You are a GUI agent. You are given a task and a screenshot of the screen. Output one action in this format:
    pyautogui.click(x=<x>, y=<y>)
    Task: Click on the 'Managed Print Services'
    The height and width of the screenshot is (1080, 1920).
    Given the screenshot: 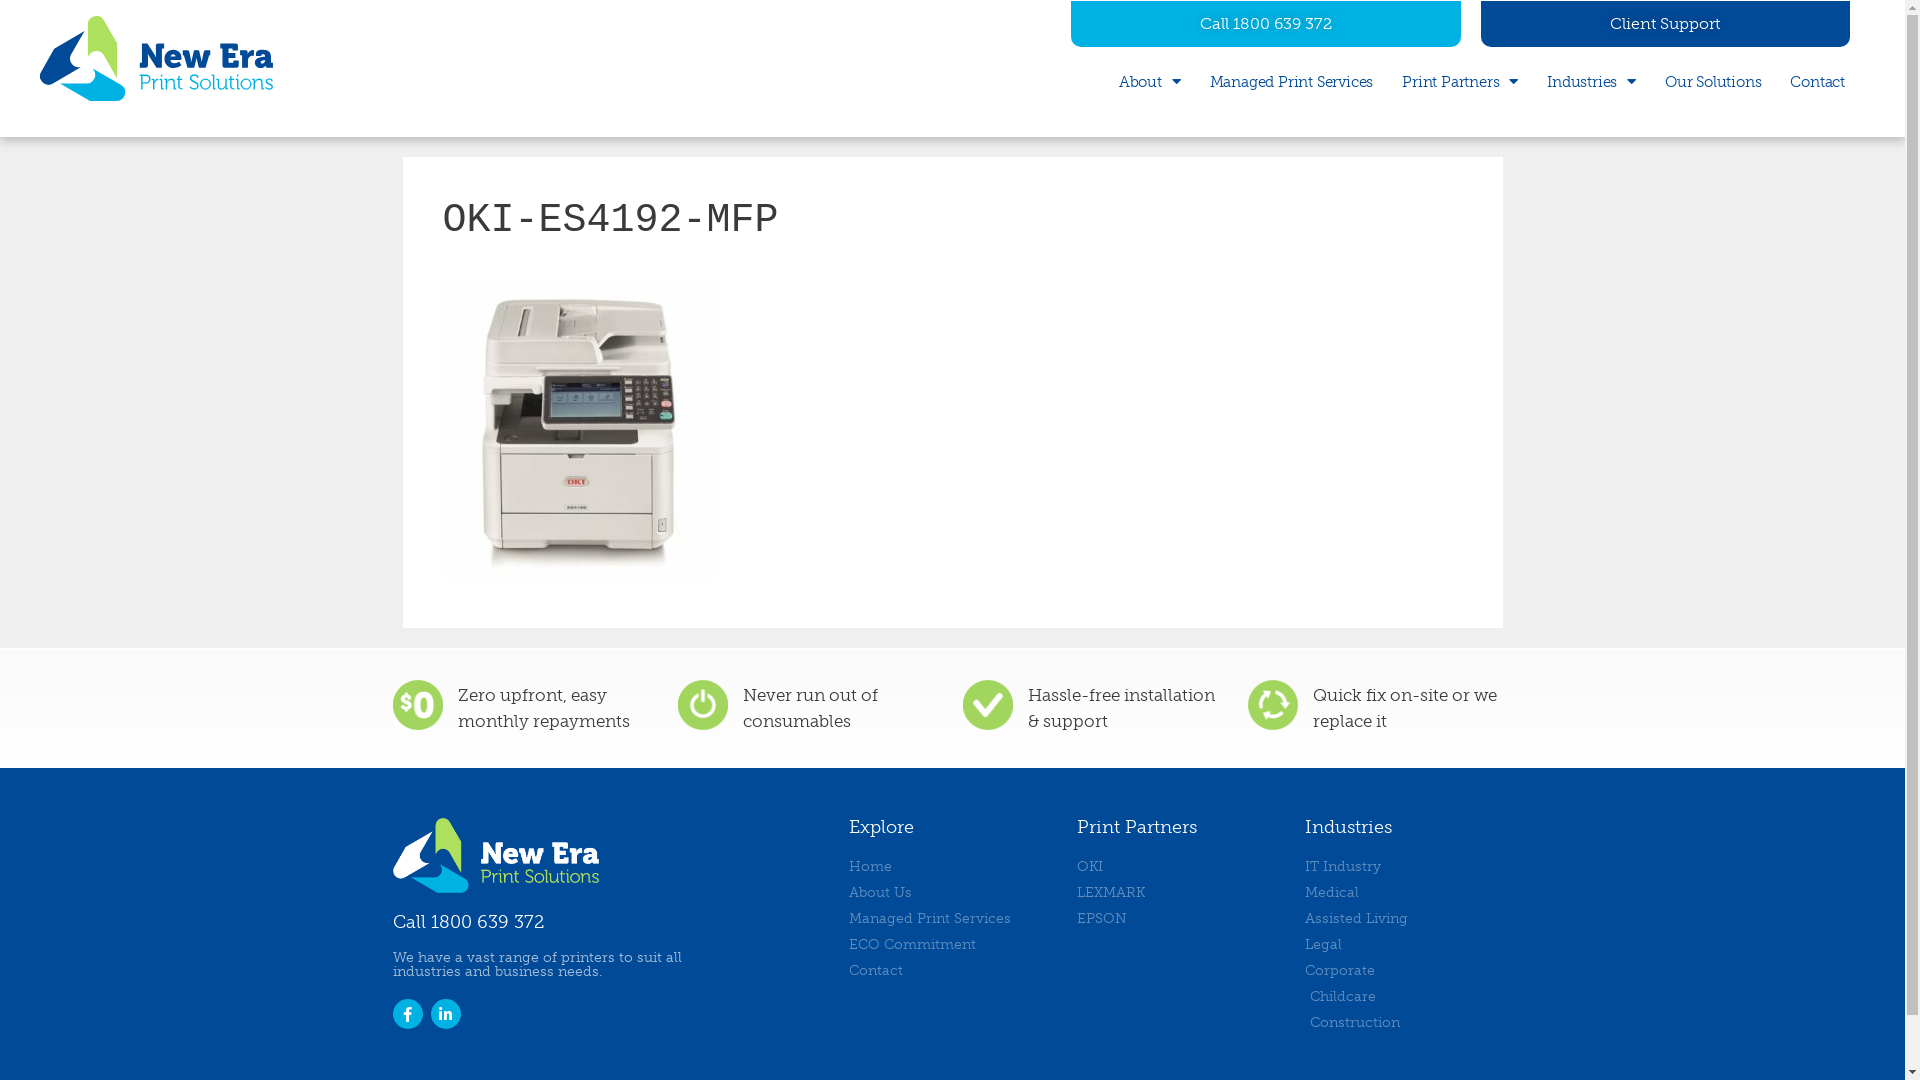 What is the action you would take?
    pyautogui.click(x=950, y=918)
    